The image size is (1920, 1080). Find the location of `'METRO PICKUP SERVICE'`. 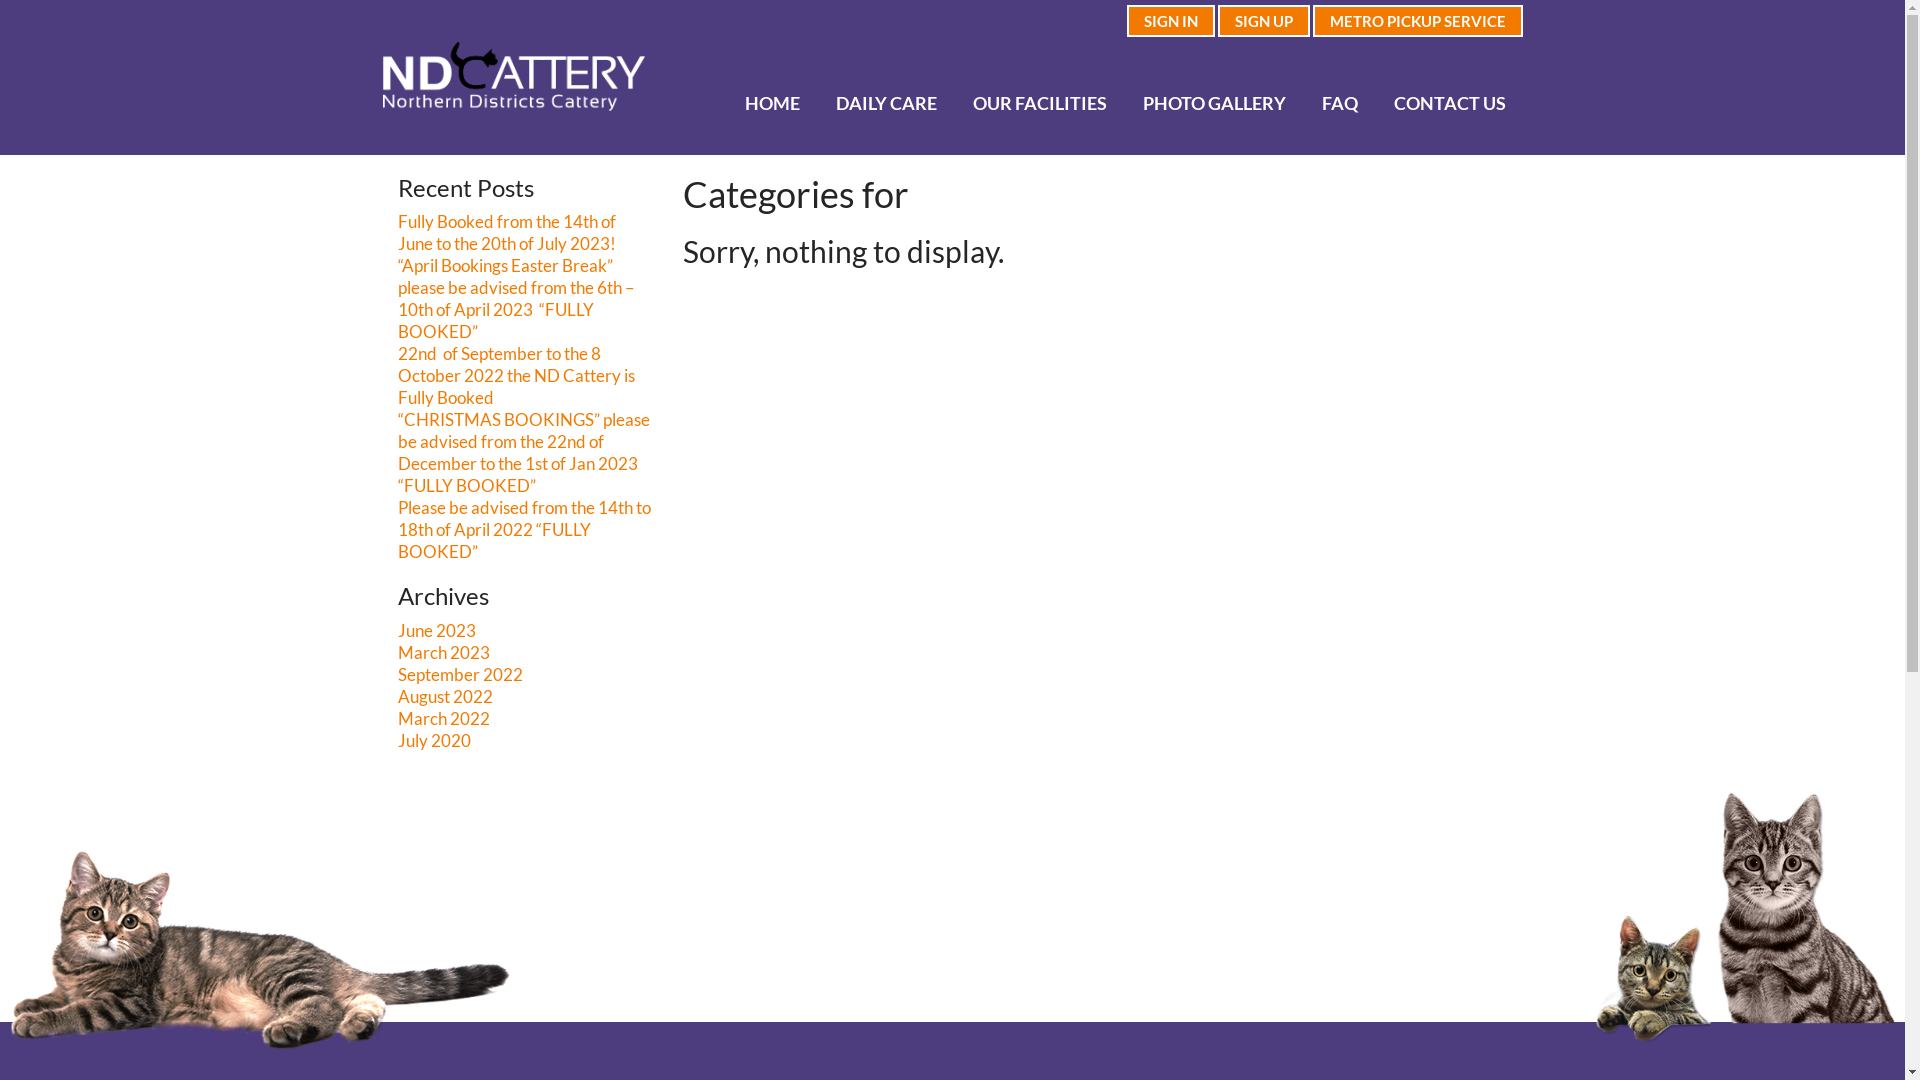

'METRO PICKUP SERVICE' is located at coordinates (1415, 20).